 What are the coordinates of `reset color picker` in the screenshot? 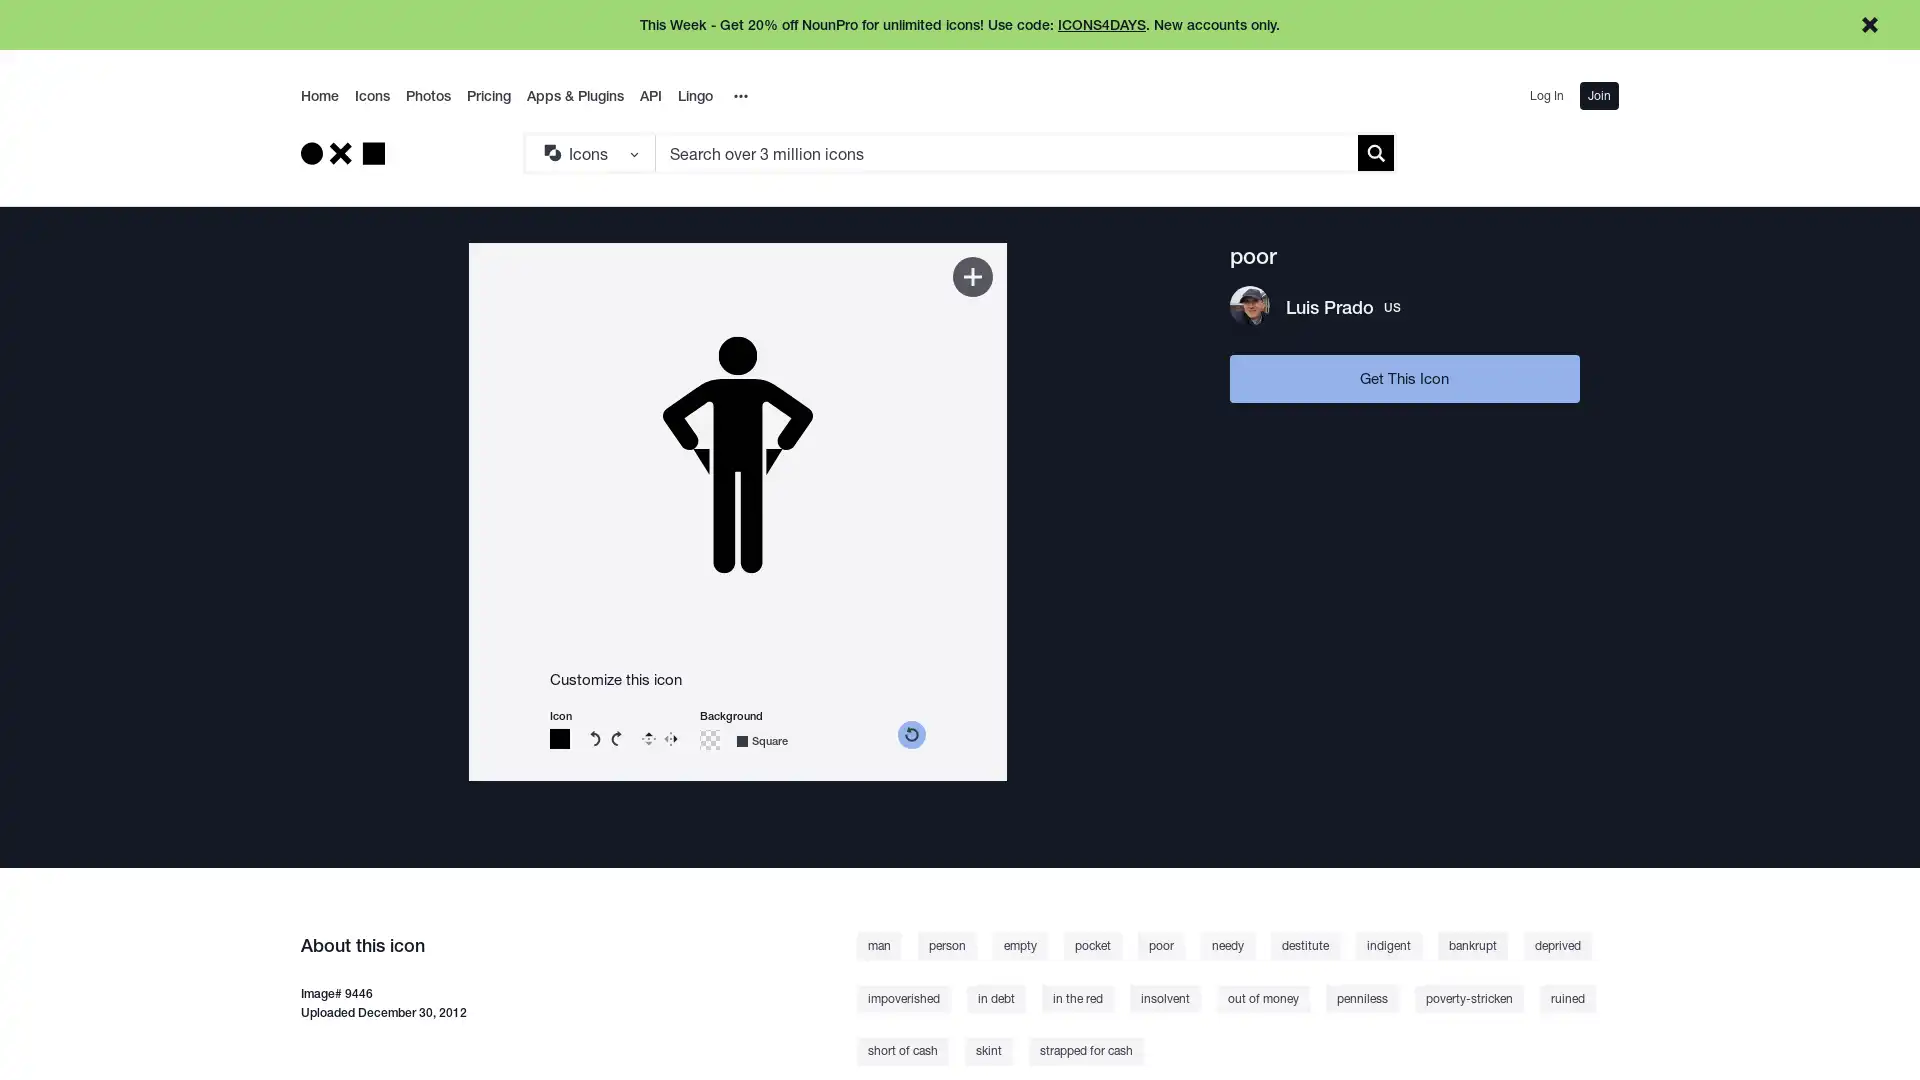 It's located at (910, 735).